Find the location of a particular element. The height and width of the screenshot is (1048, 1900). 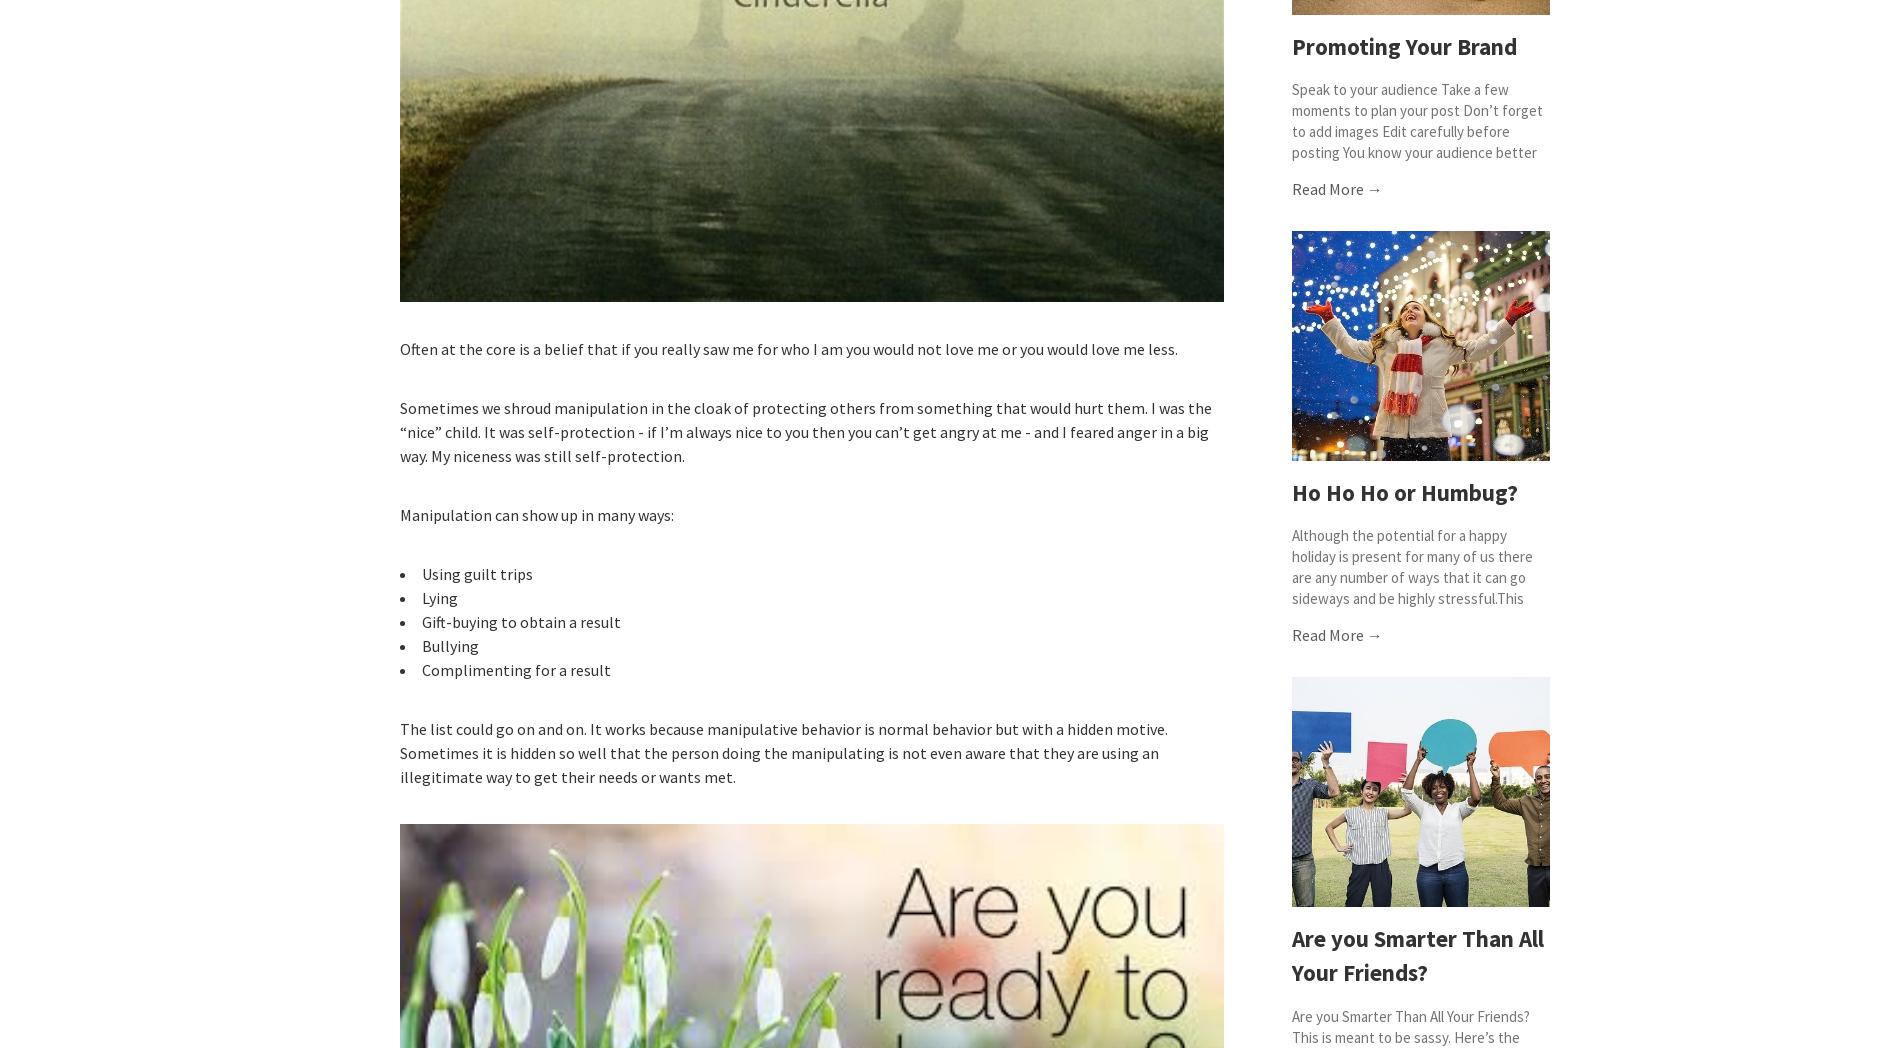

'Are you Smarter Than All Your Friends?' is located at coordinates (1416, 955).